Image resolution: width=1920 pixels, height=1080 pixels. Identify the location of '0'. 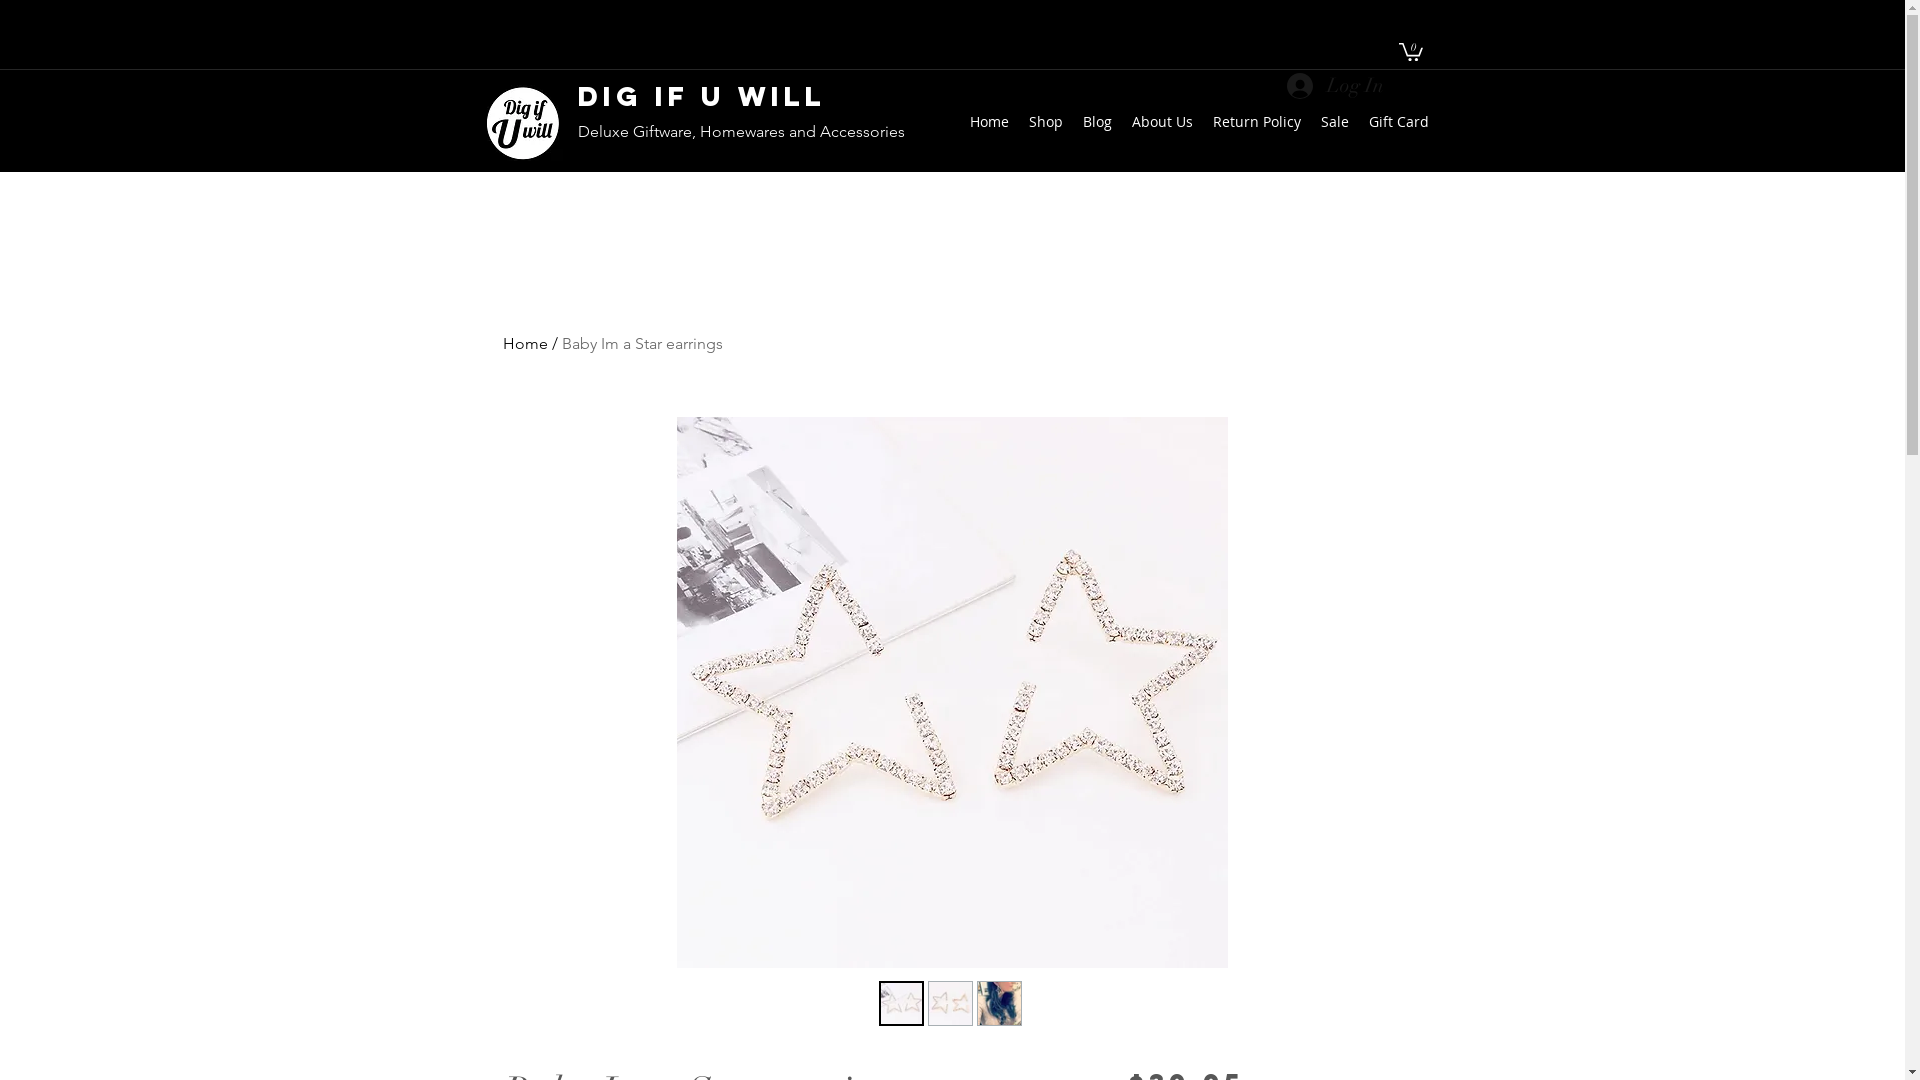
(1409, 49).